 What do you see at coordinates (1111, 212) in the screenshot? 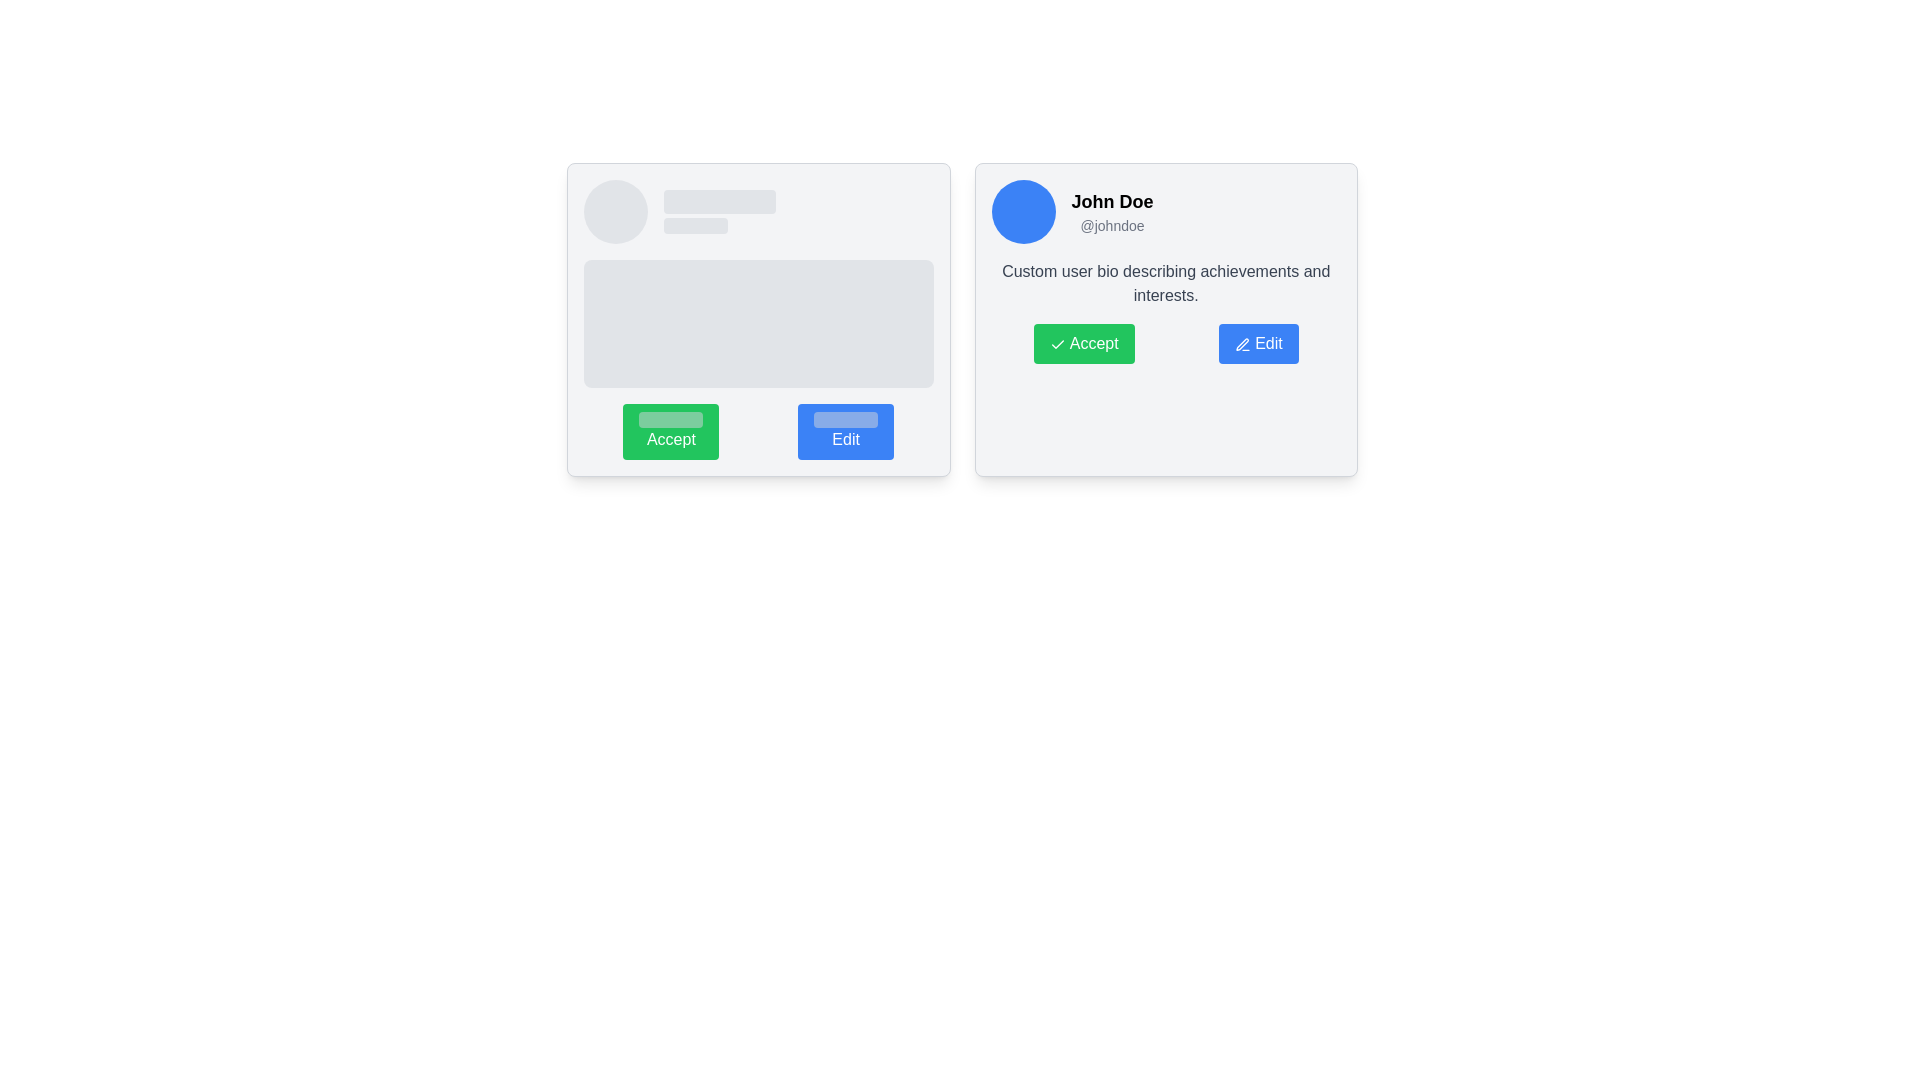
I see `the text label displaying the user's name and username located in the upper section of the right card, beside the circular avatar and above the action buttons` at bounding box center [1111, 212].